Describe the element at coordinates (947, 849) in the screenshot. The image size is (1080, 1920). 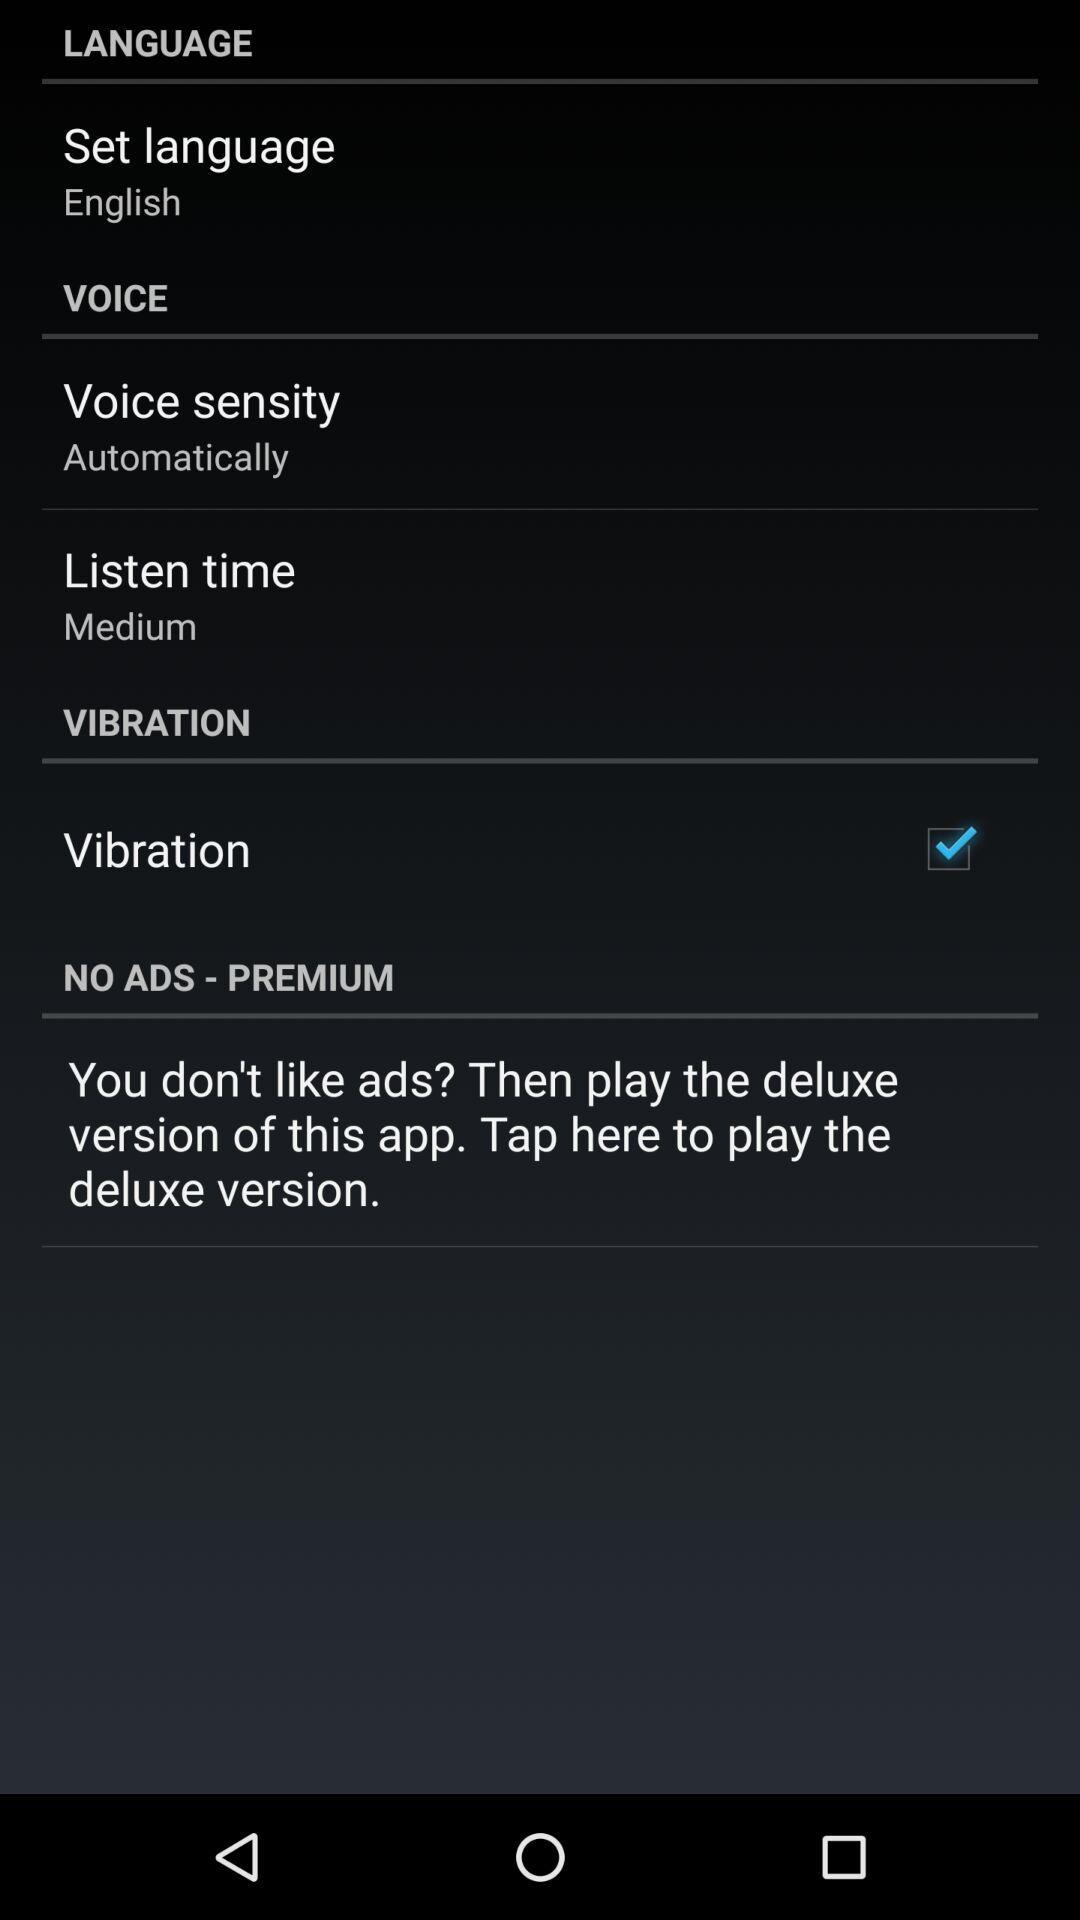
I see `app next to vibration icon` at that location.